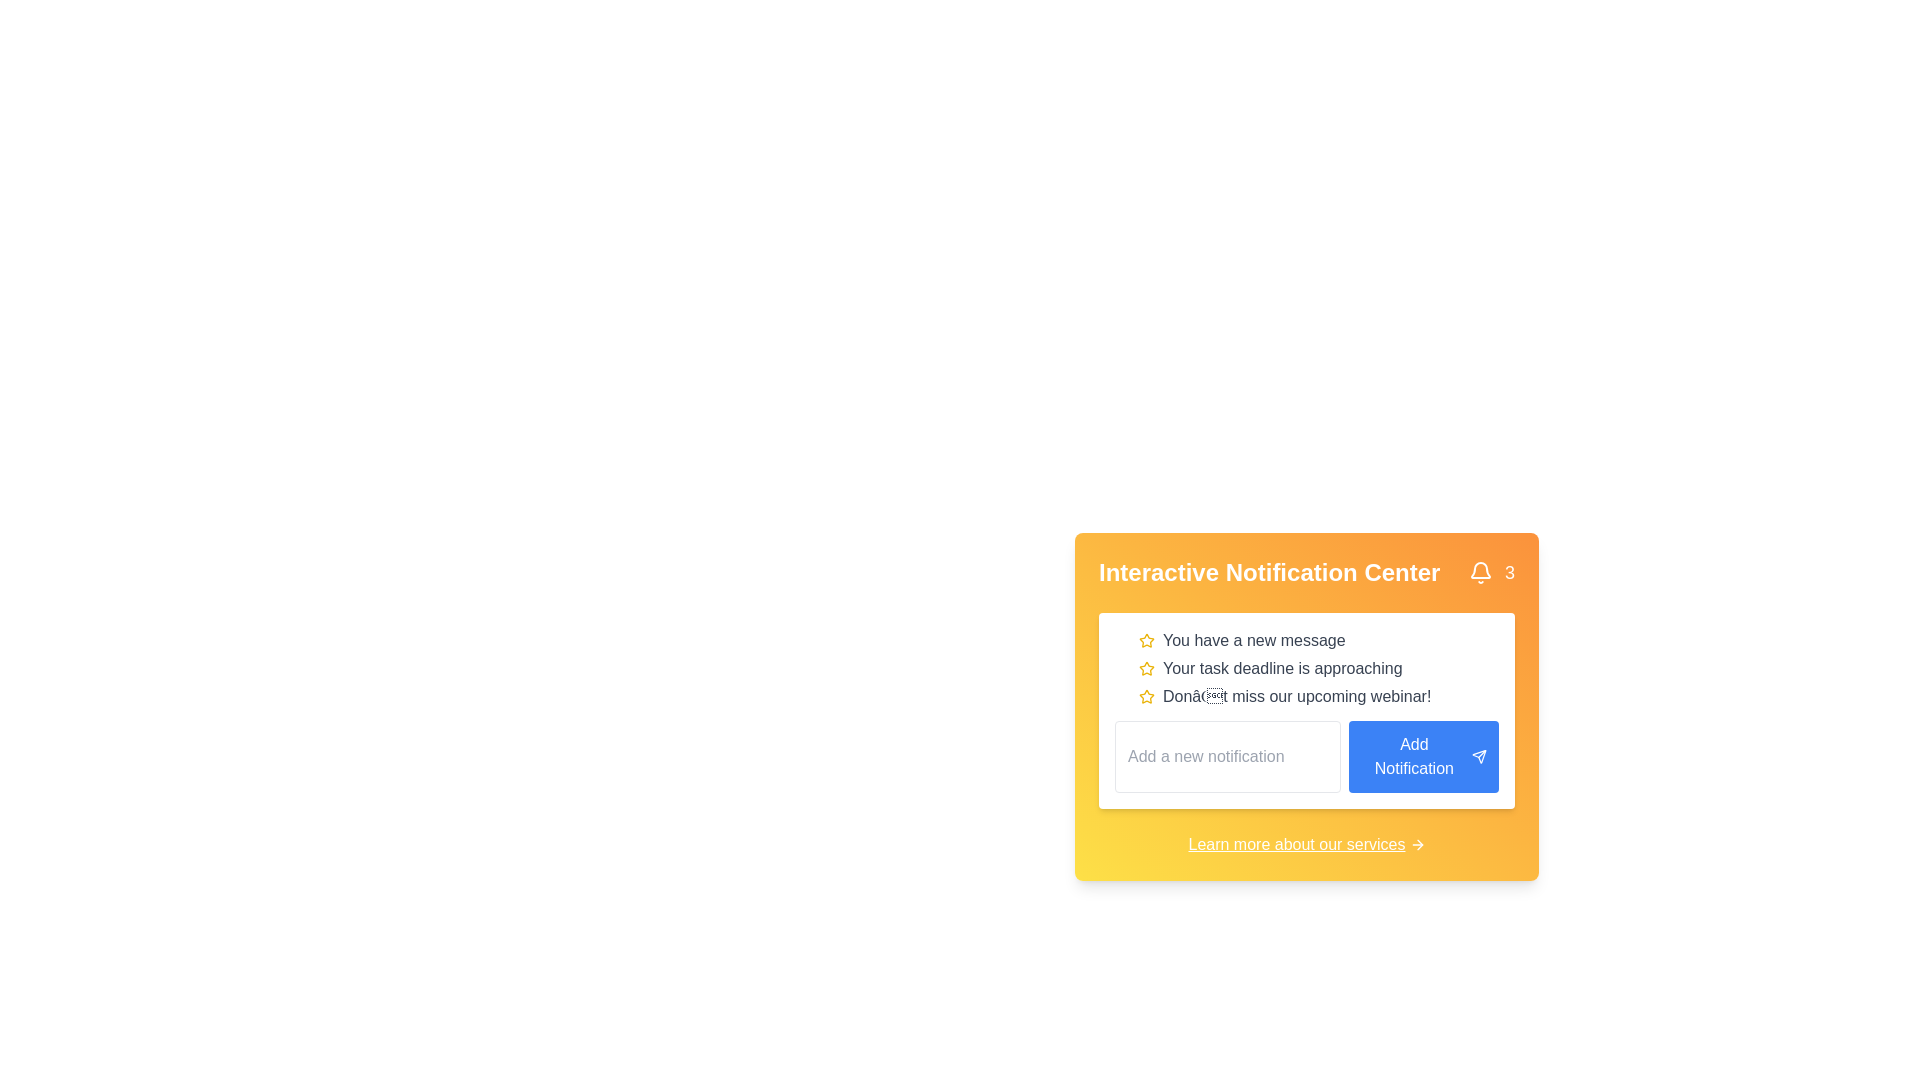 This screenshot has width=1920, height=1080. What do you see at coordinates (1319, 640) in the screenshot?
I see `the notification item that consists of a yellow star icon followed by the text 'You have a new message.' in the notification panel` at bounding box center [1319, 640].